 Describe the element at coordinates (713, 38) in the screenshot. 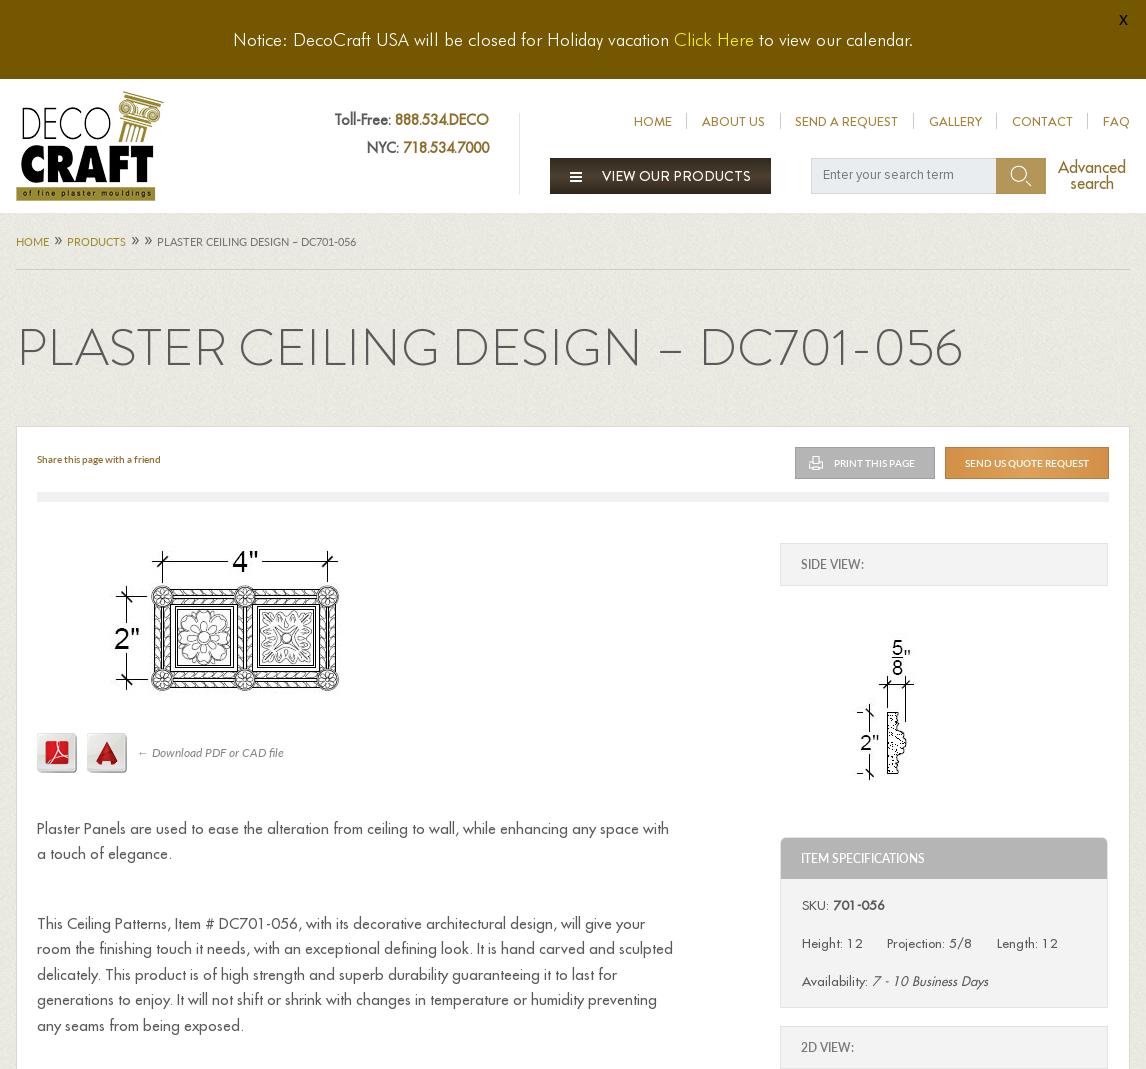

I see `'Click Here'` at that location.